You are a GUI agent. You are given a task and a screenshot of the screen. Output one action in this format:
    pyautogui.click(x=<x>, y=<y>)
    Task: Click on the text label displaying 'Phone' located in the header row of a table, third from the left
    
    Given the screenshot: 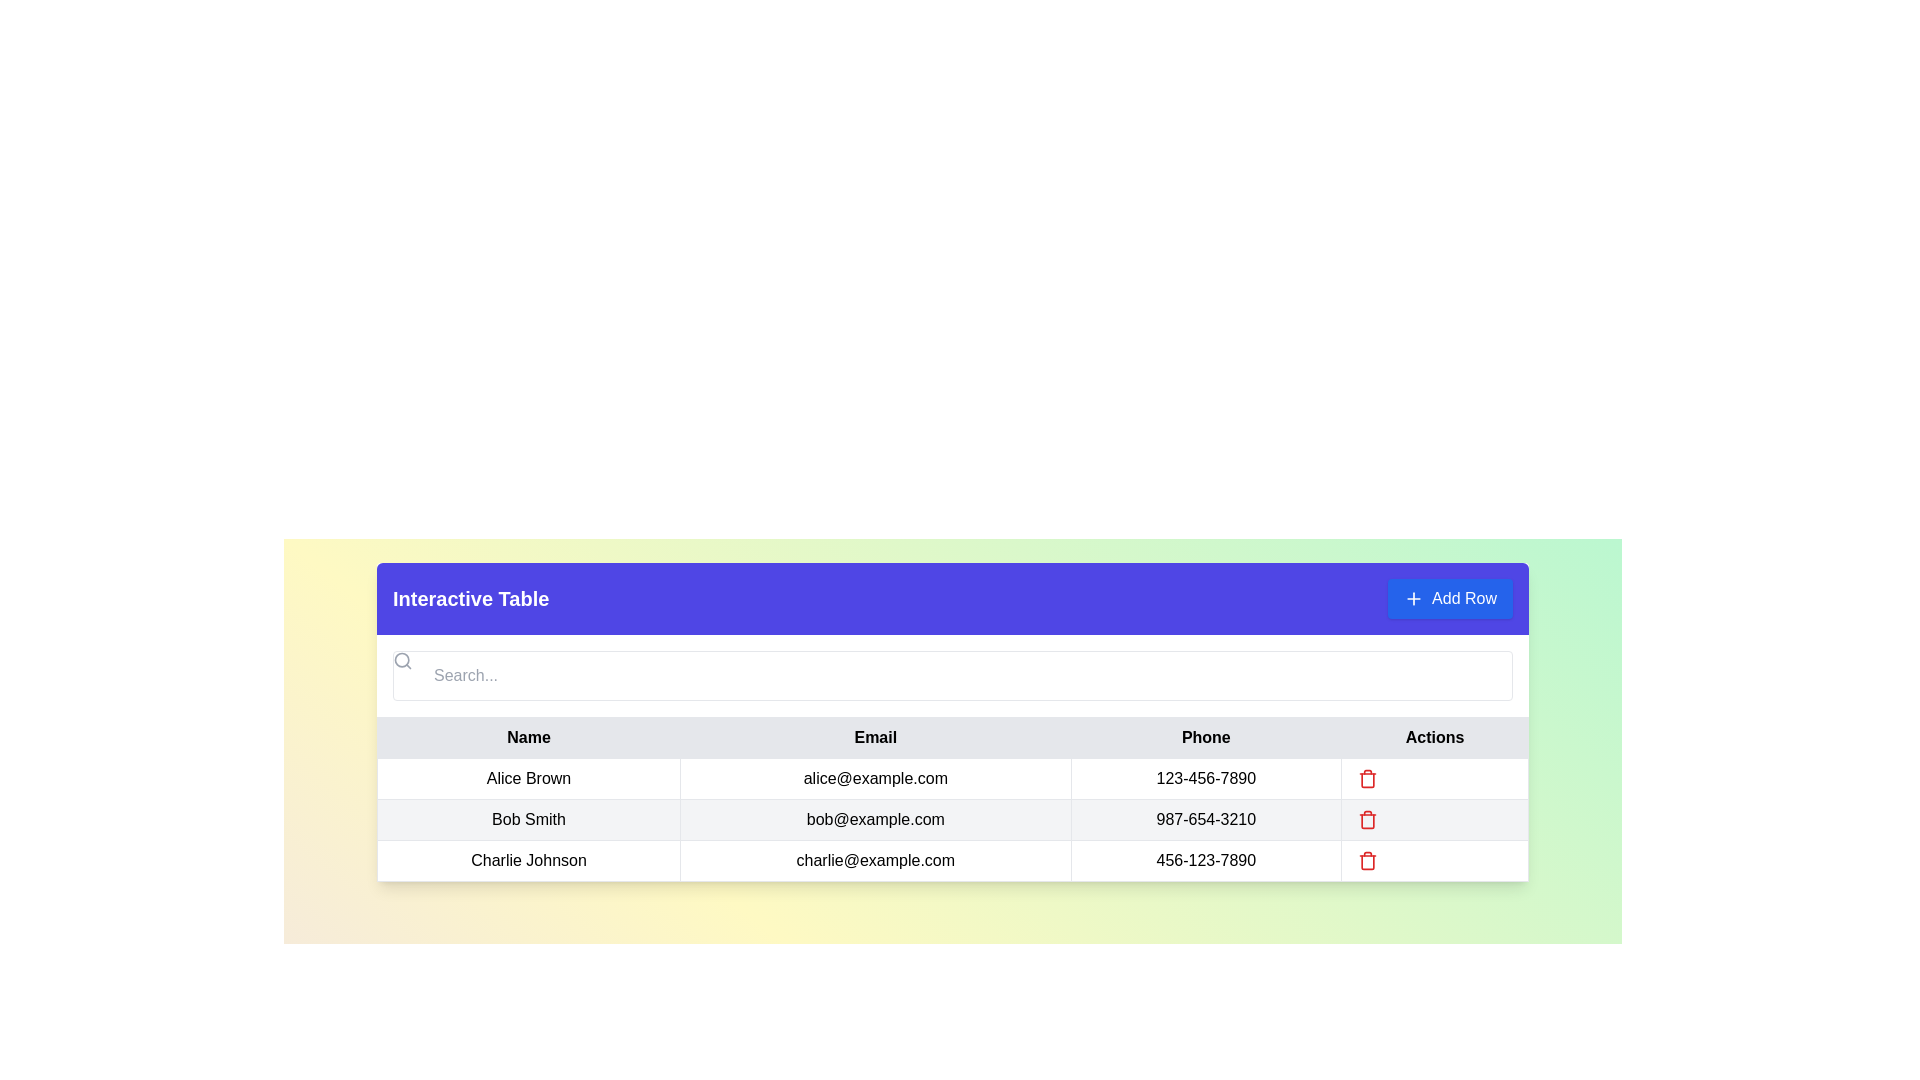 What is the action you would take?
    pyautogui.click(x=1205, y=737)
    